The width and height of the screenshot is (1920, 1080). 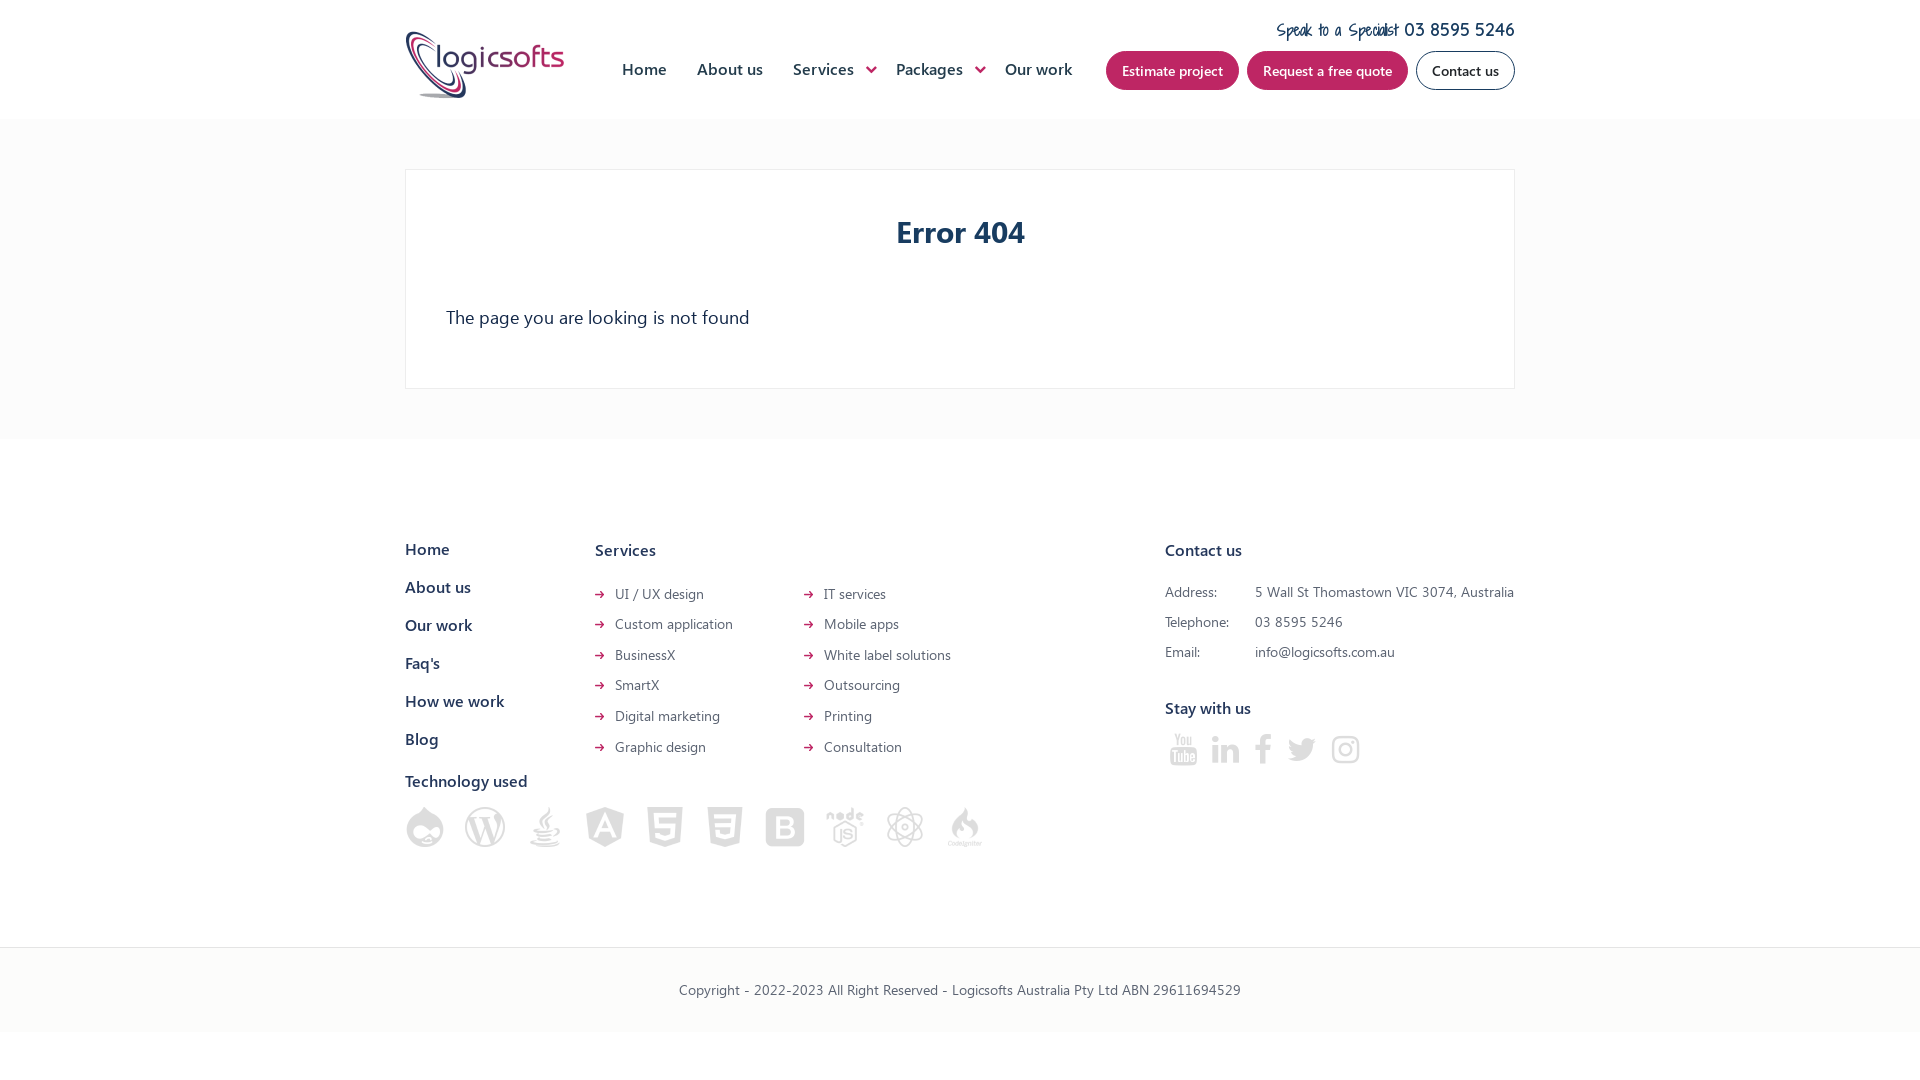 What do you see at coordinates (824, 714) in the screenshot?
I see `'Printing'` at bounding box center [824, 714].